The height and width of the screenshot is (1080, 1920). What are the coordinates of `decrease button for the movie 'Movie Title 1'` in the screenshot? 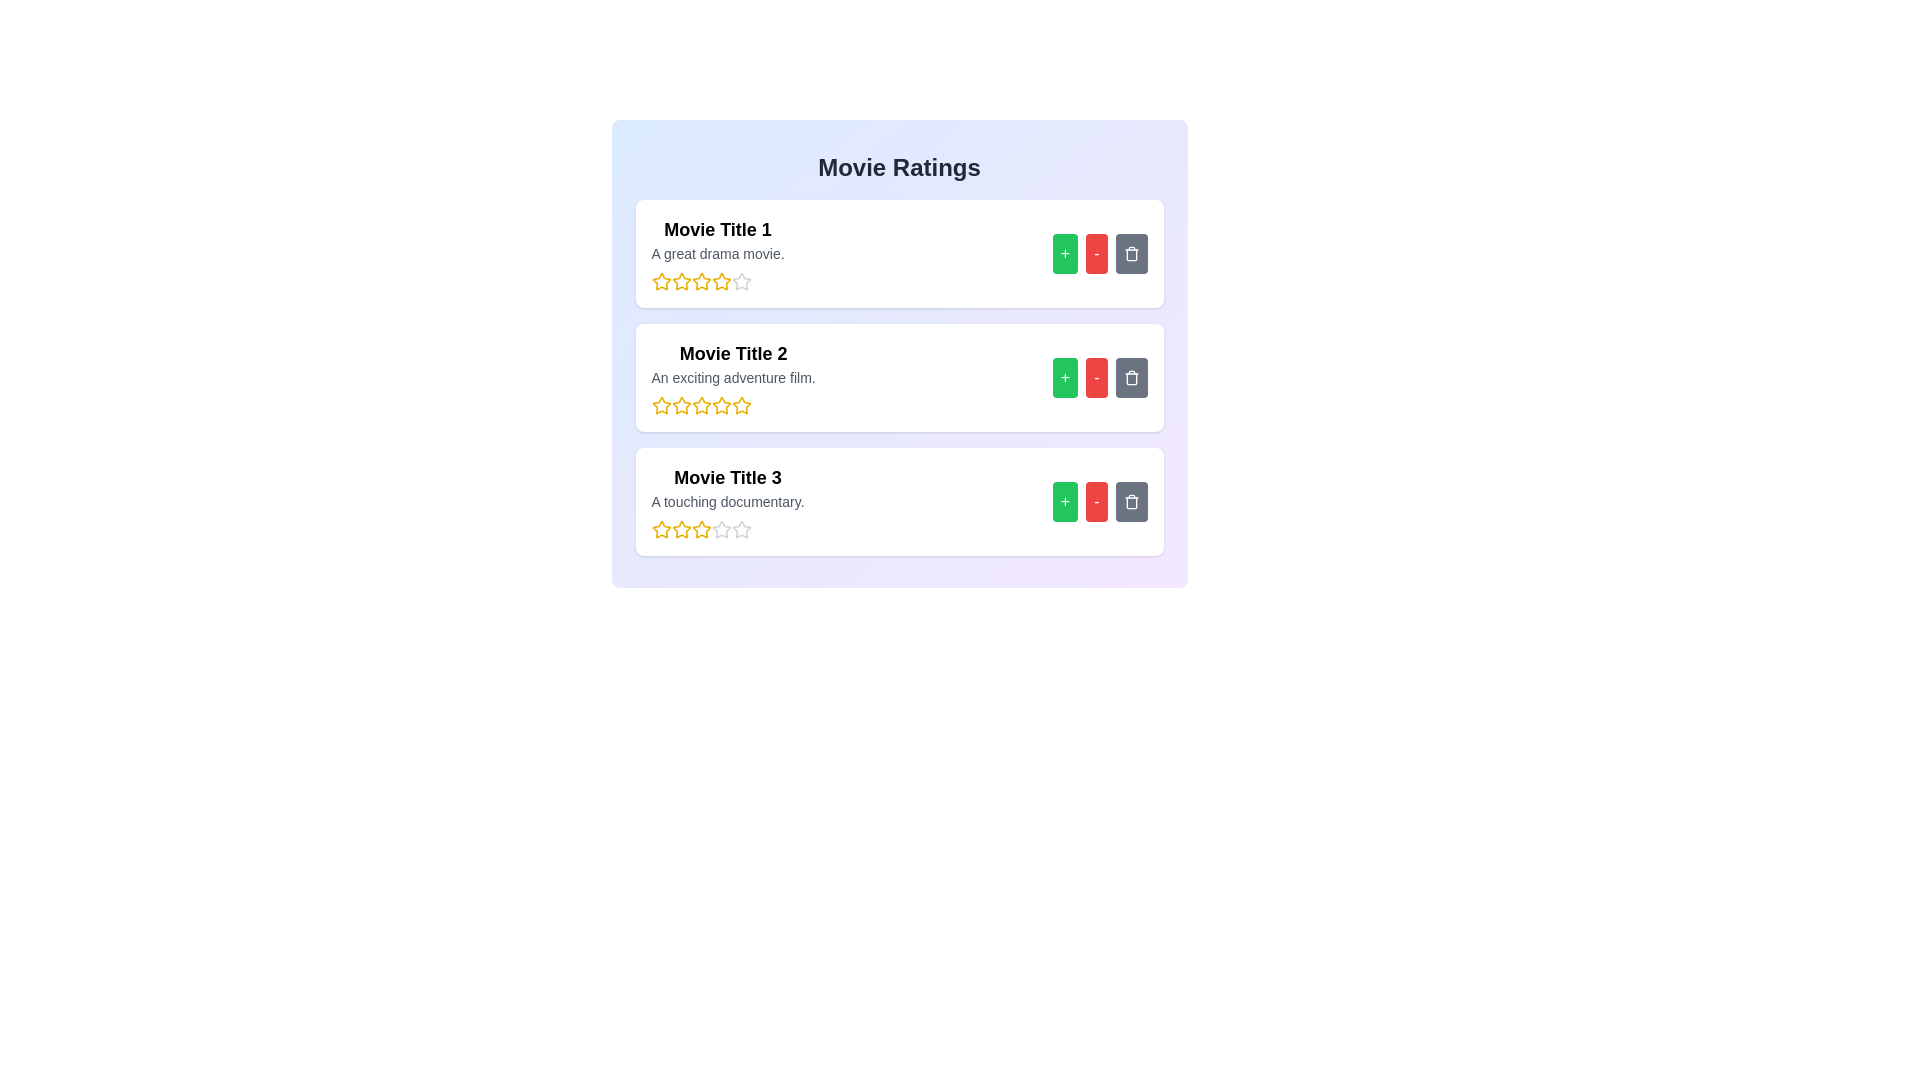 It's located at (1095, 253).